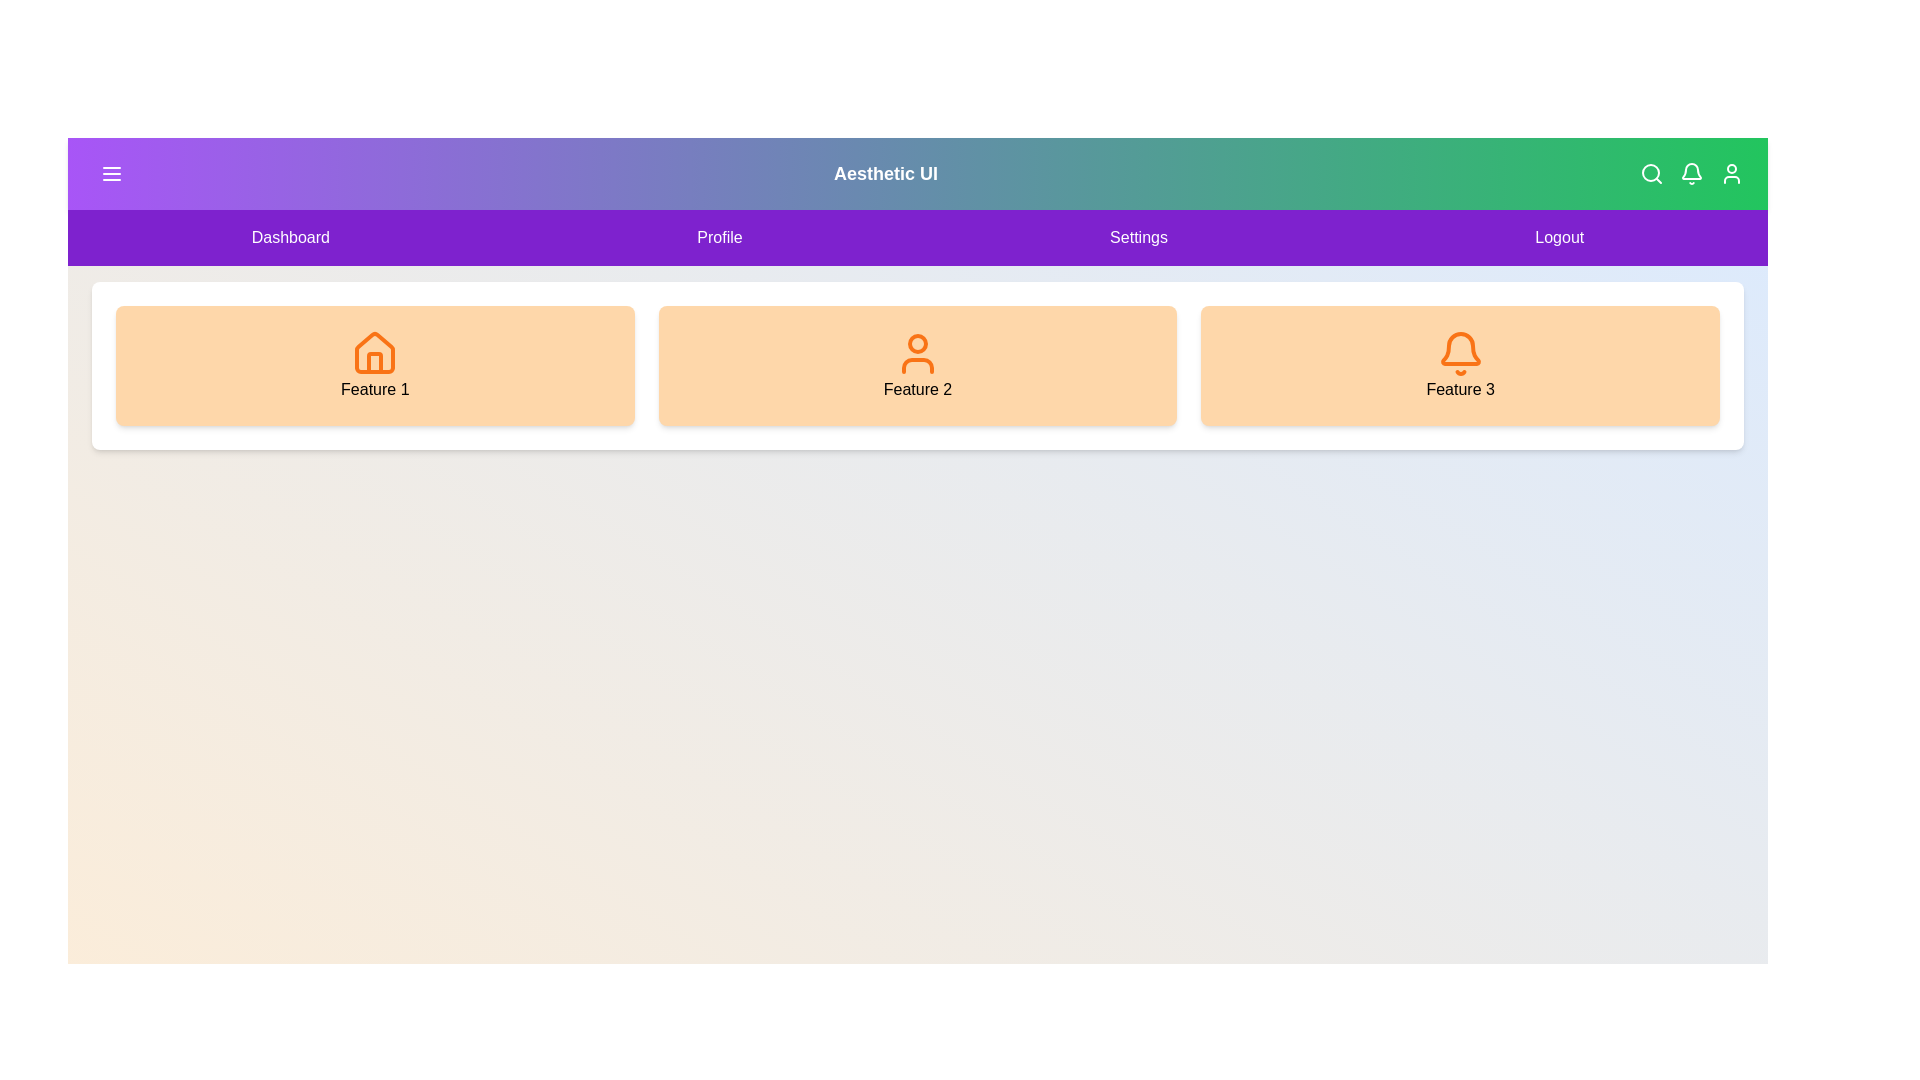  Describe the element at coordinates (289, 237) in the screenshot. I see `the navigation link to navigate to the Dashboard section` at that location.